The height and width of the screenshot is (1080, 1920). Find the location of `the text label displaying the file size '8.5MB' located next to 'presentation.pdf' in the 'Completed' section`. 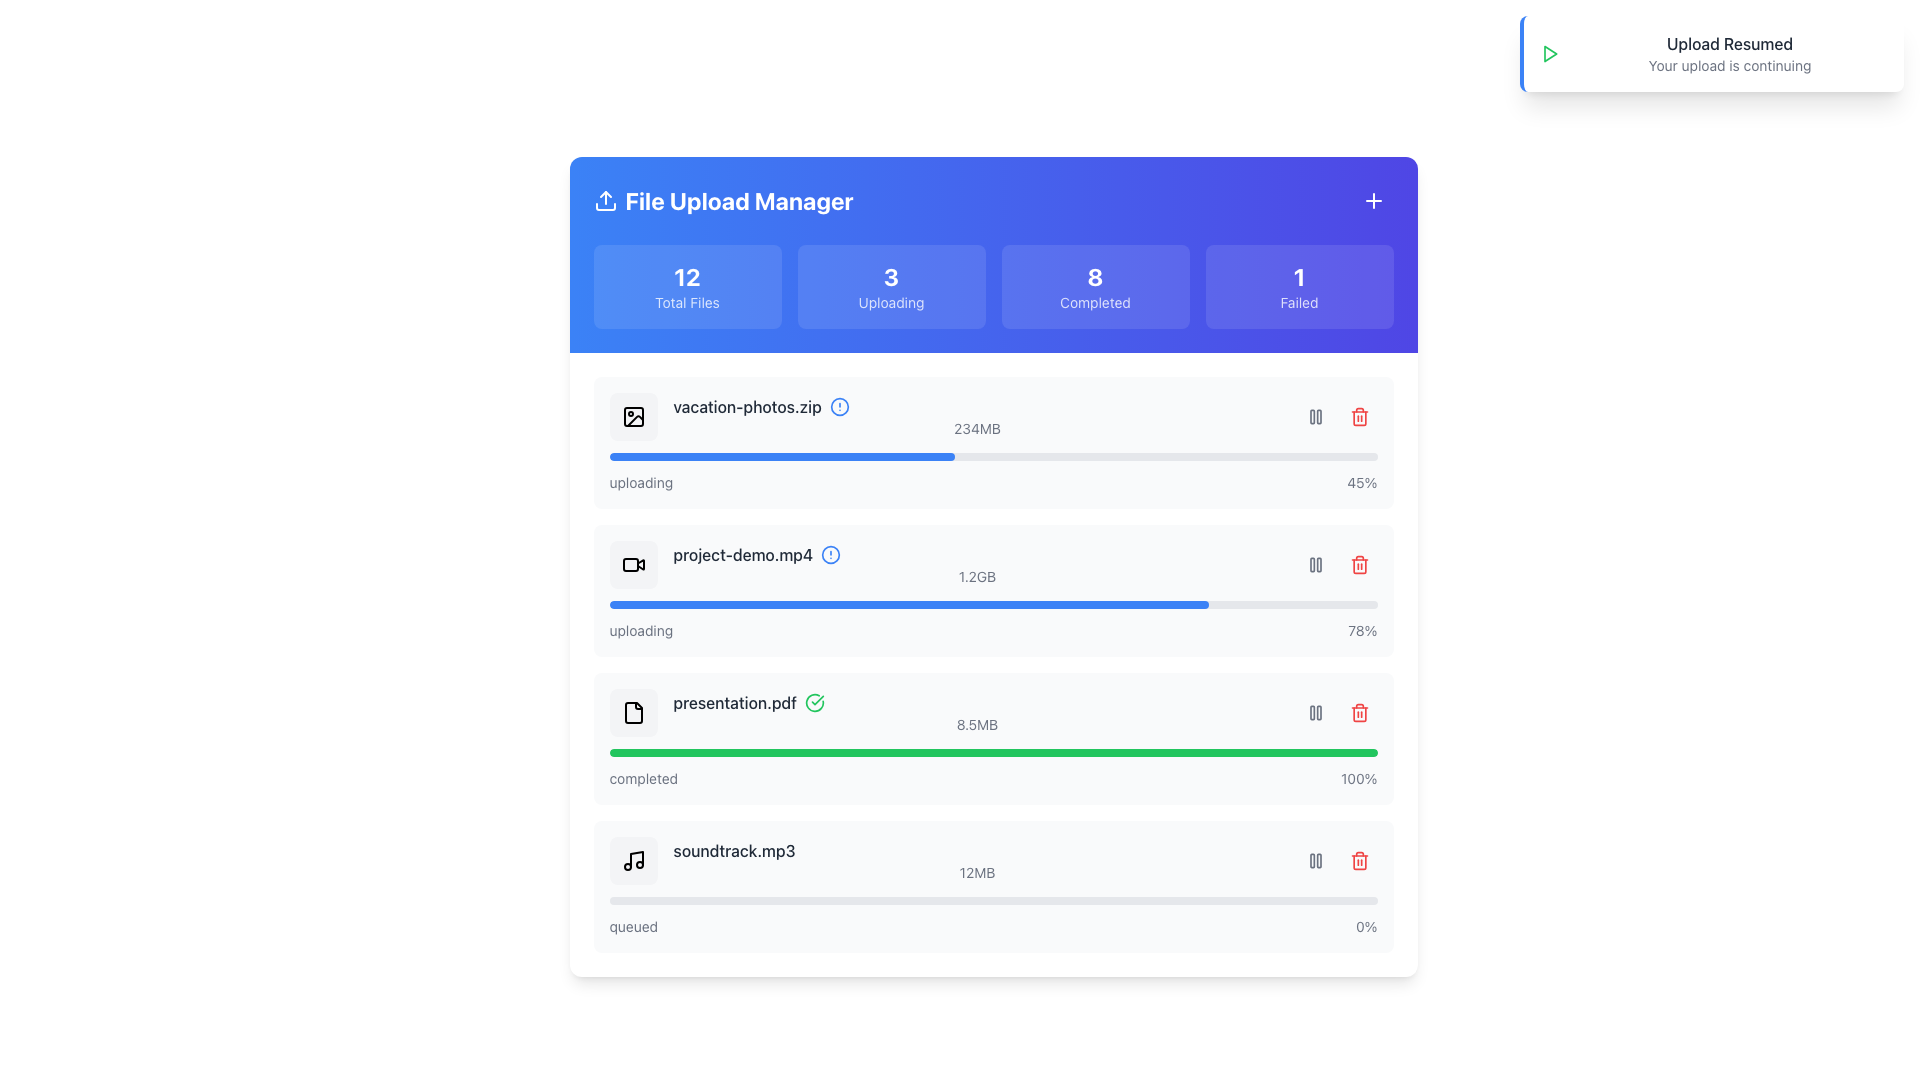

the text label displaying the file size '8.5MB' located next to 'presentation.pdf' in the 'Completed' section is located at coordinates (977, 725).